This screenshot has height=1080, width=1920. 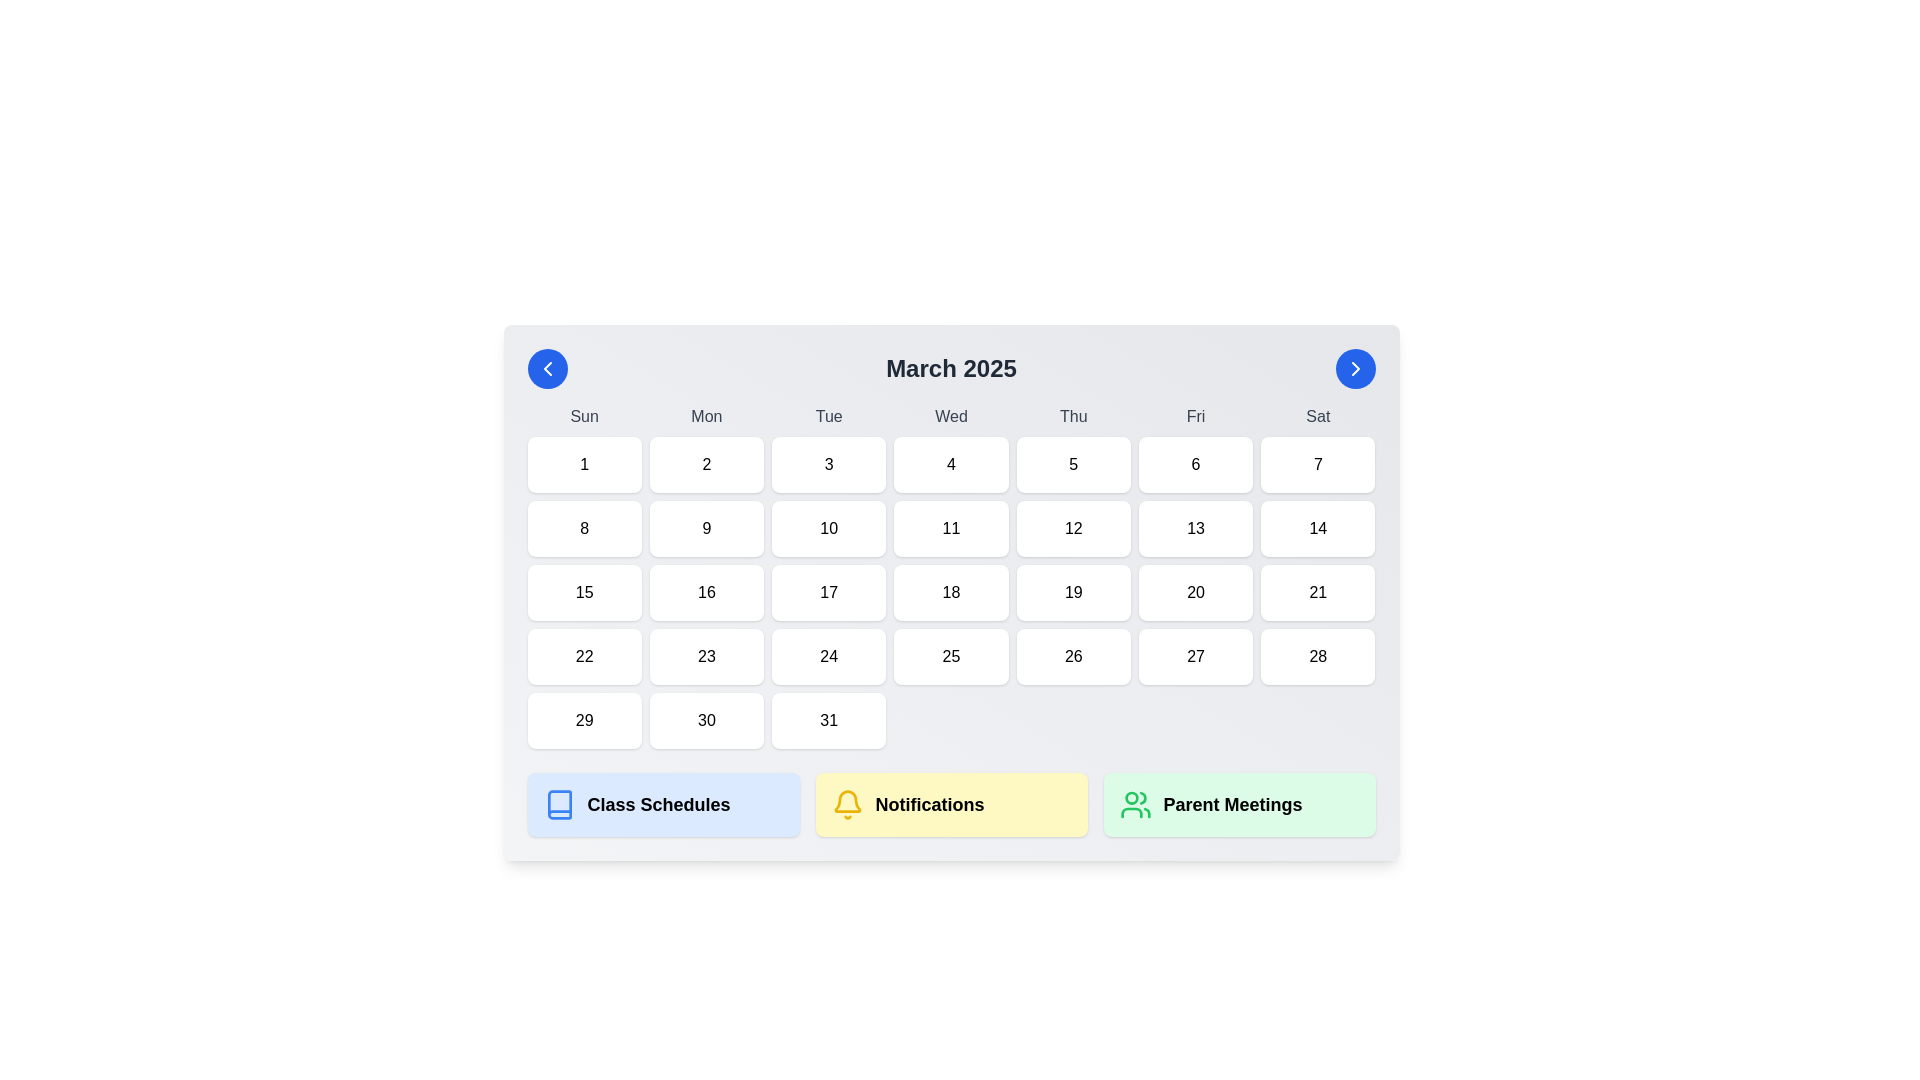 What do you see at coordinates (706, 527) in the screenshot?
I see `the calendar day cell displaying the digit '9', located in the third row and second column of the calendar grid directly below 'Mon'` at bounding box center [706, 527].